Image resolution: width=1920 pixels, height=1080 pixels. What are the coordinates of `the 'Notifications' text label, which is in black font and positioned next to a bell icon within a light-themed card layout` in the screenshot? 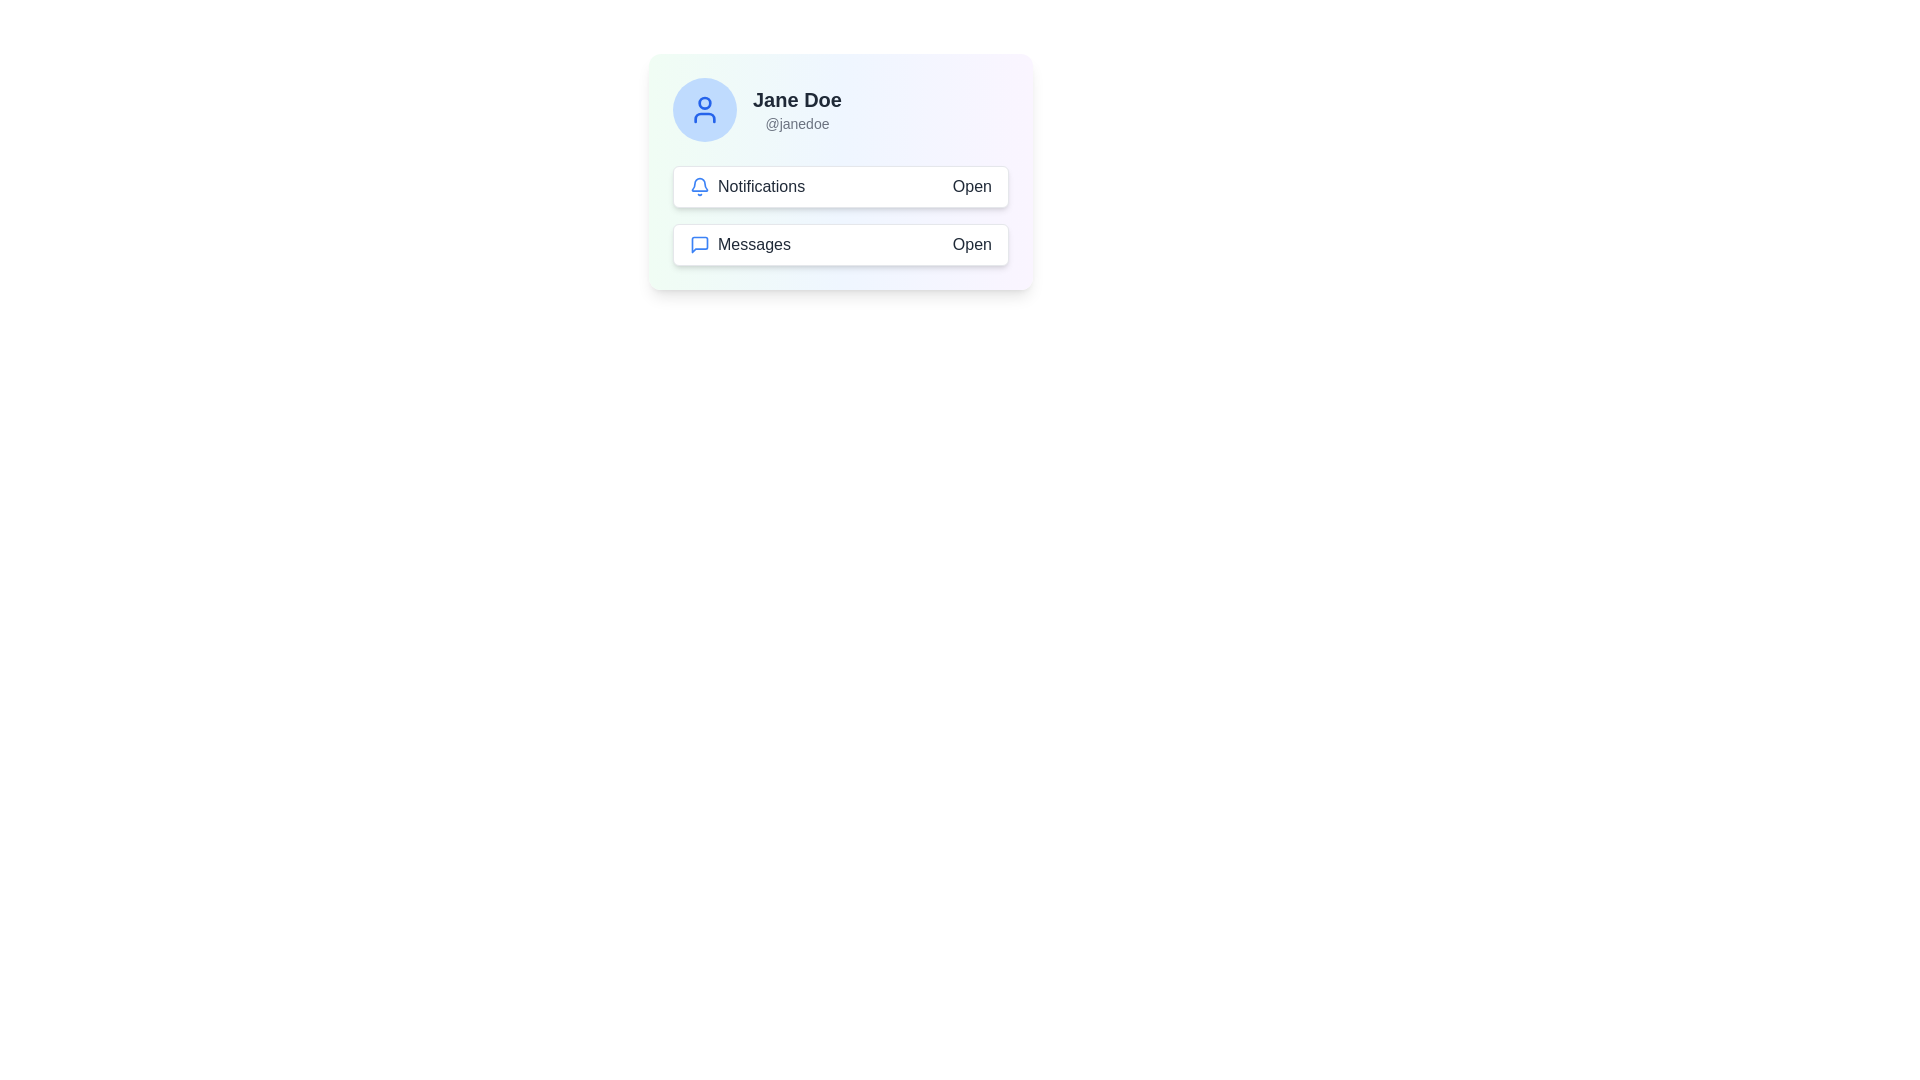 It's located at (760, 186).